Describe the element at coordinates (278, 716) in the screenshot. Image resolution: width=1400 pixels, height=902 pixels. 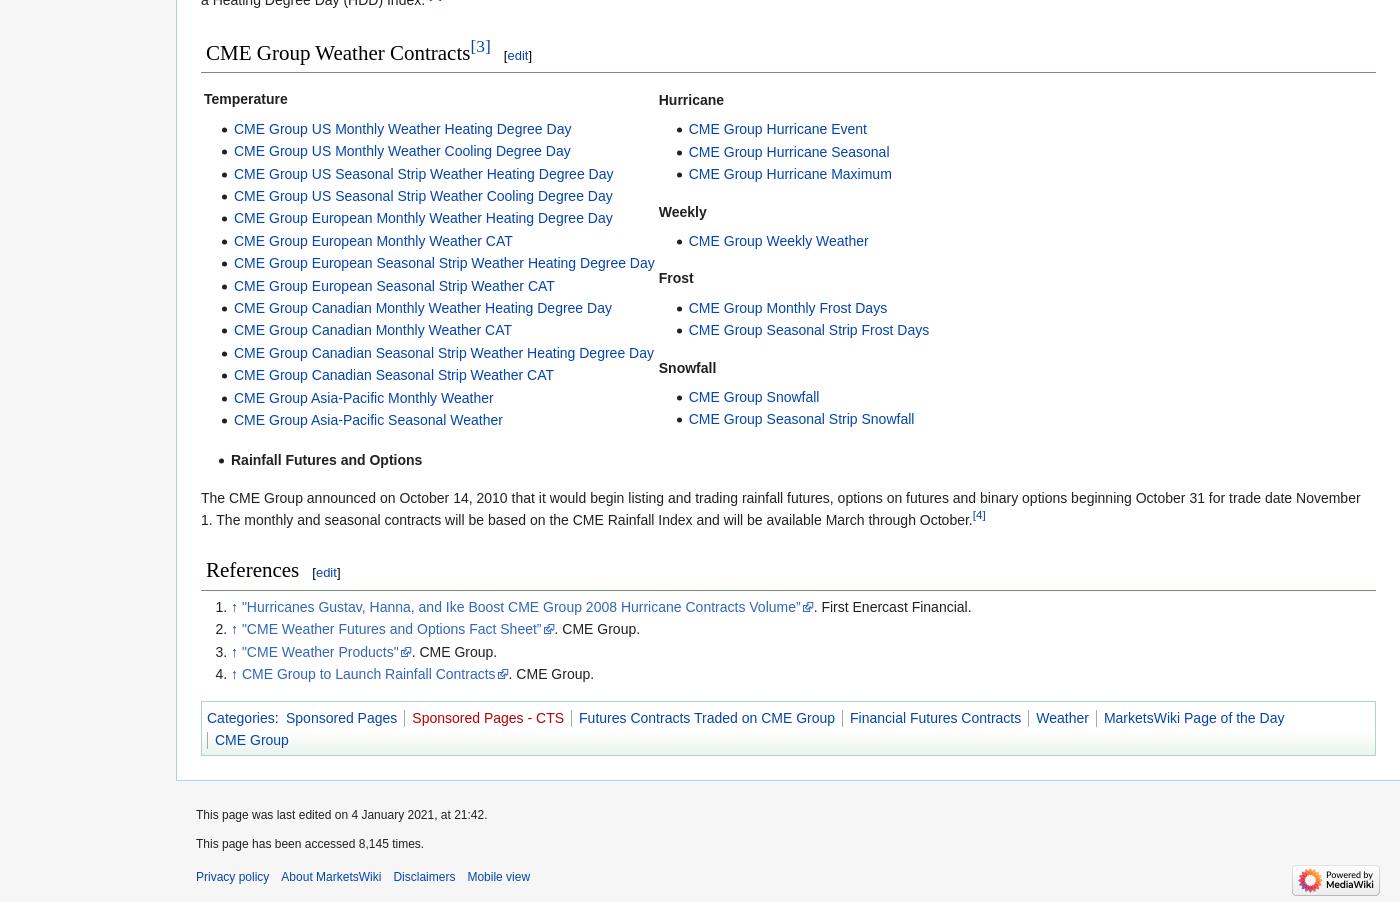
I see `':'` at that location.